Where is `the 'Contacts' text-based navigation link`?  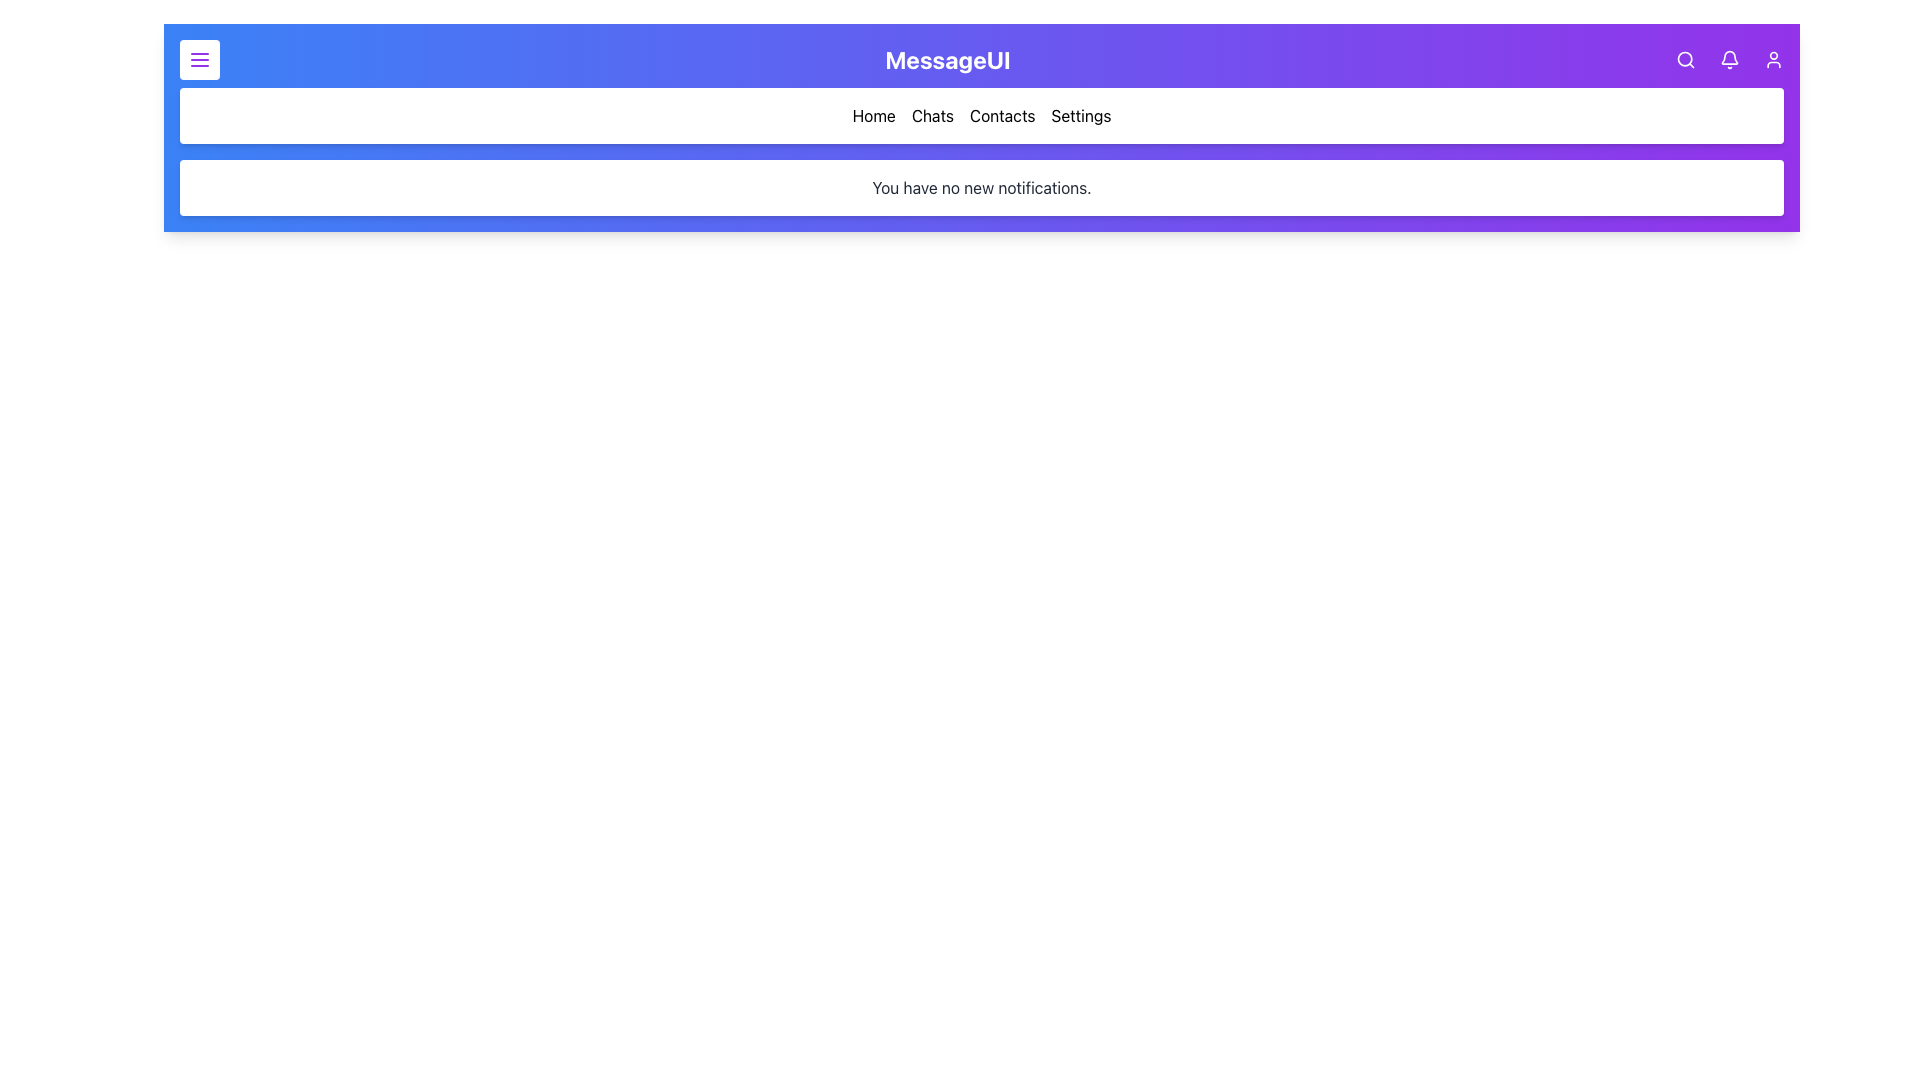 the 'Contacts' text-based navigation link is located at coordinates (1002, 115).